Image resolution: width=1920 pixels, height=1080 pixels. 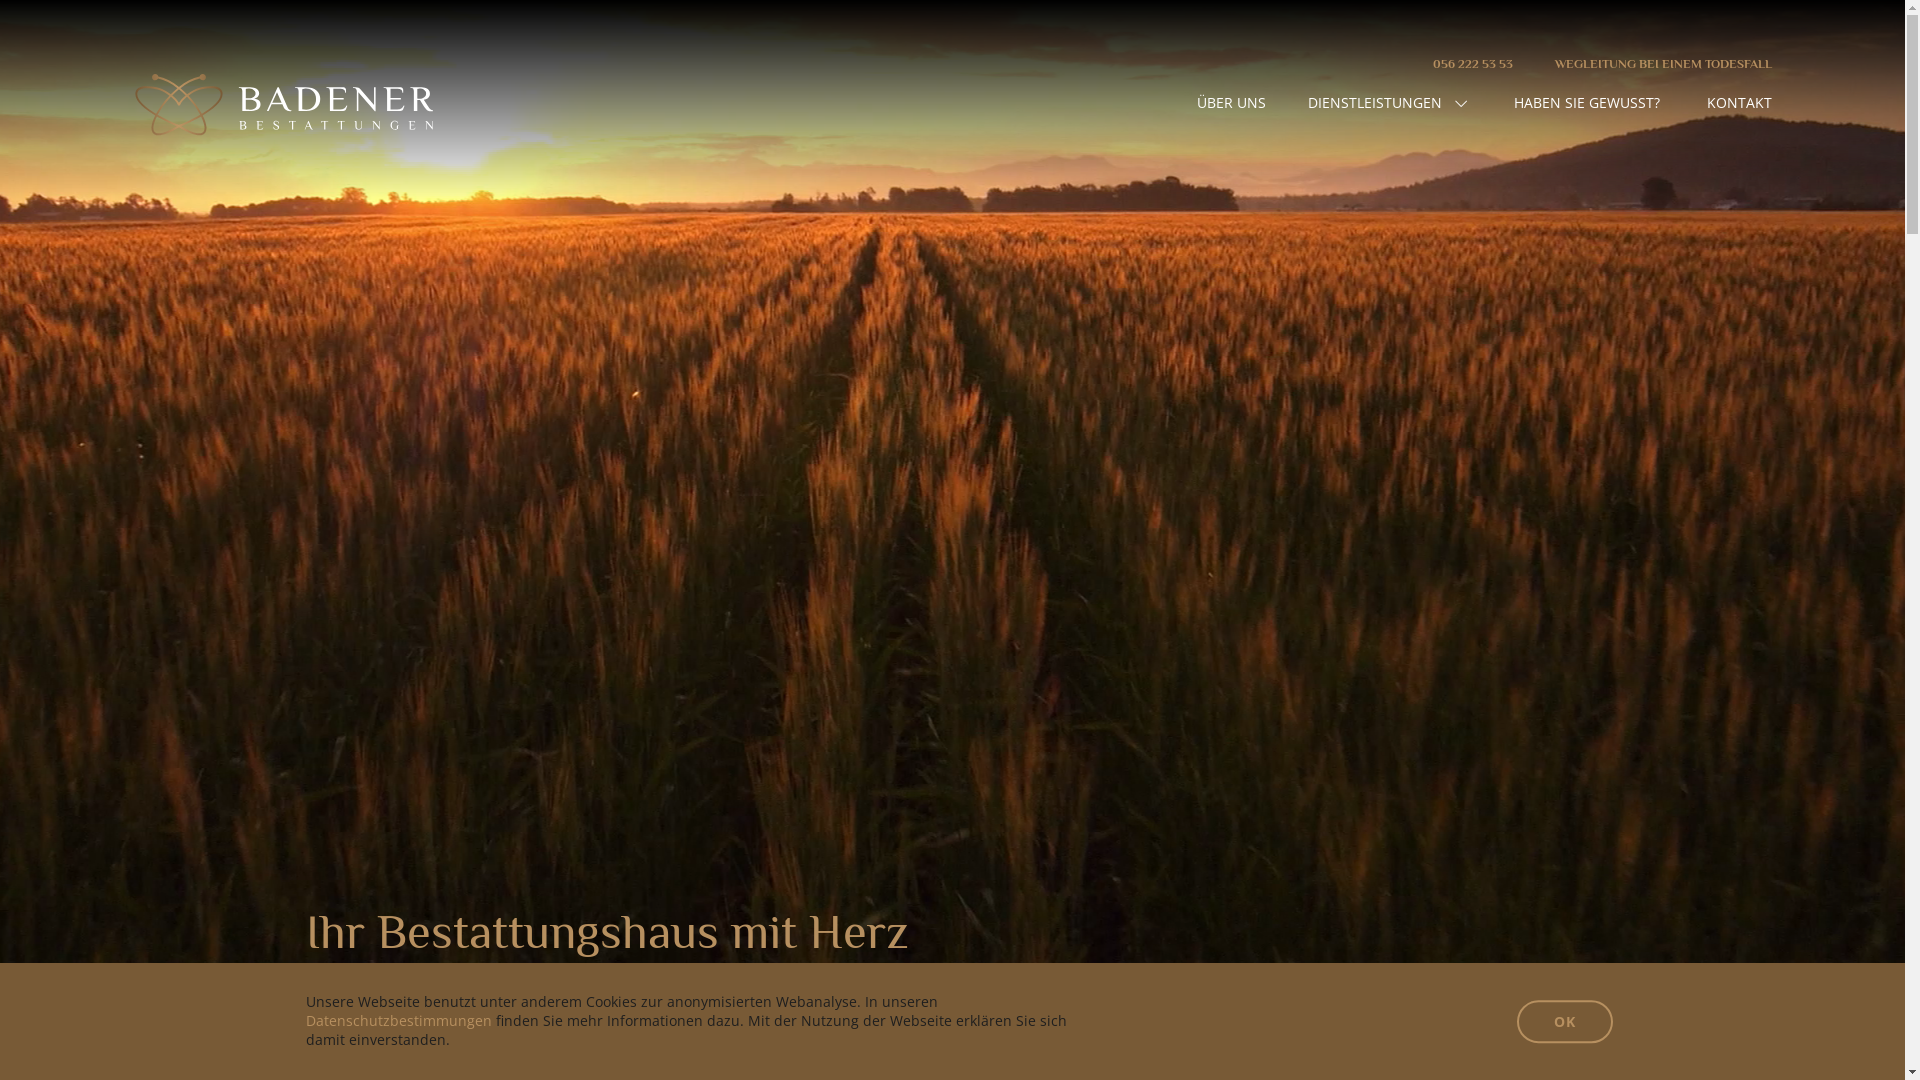 I want to click on 'HABEN SIE GEWUSST?', so click(x=1586, y=103).